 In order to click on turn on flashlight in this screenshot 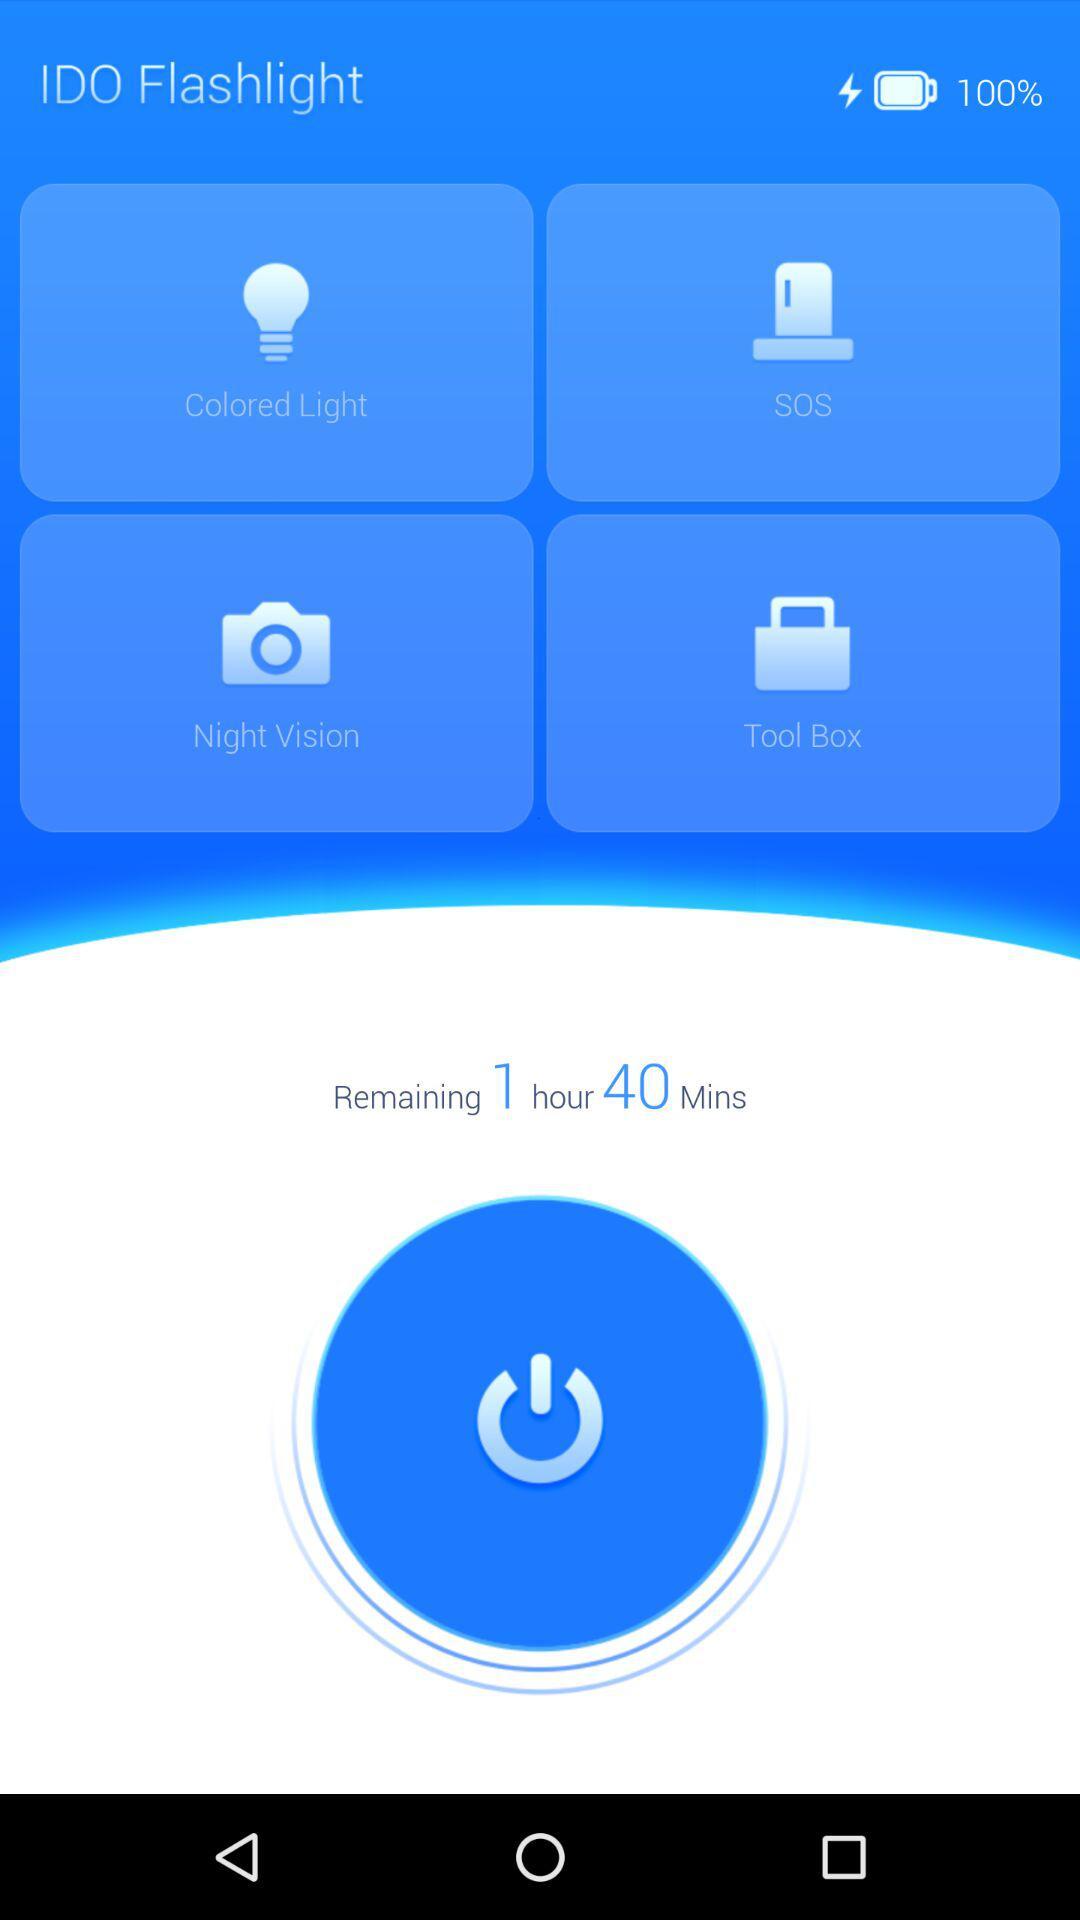, I will do `click(540, 1423)`.